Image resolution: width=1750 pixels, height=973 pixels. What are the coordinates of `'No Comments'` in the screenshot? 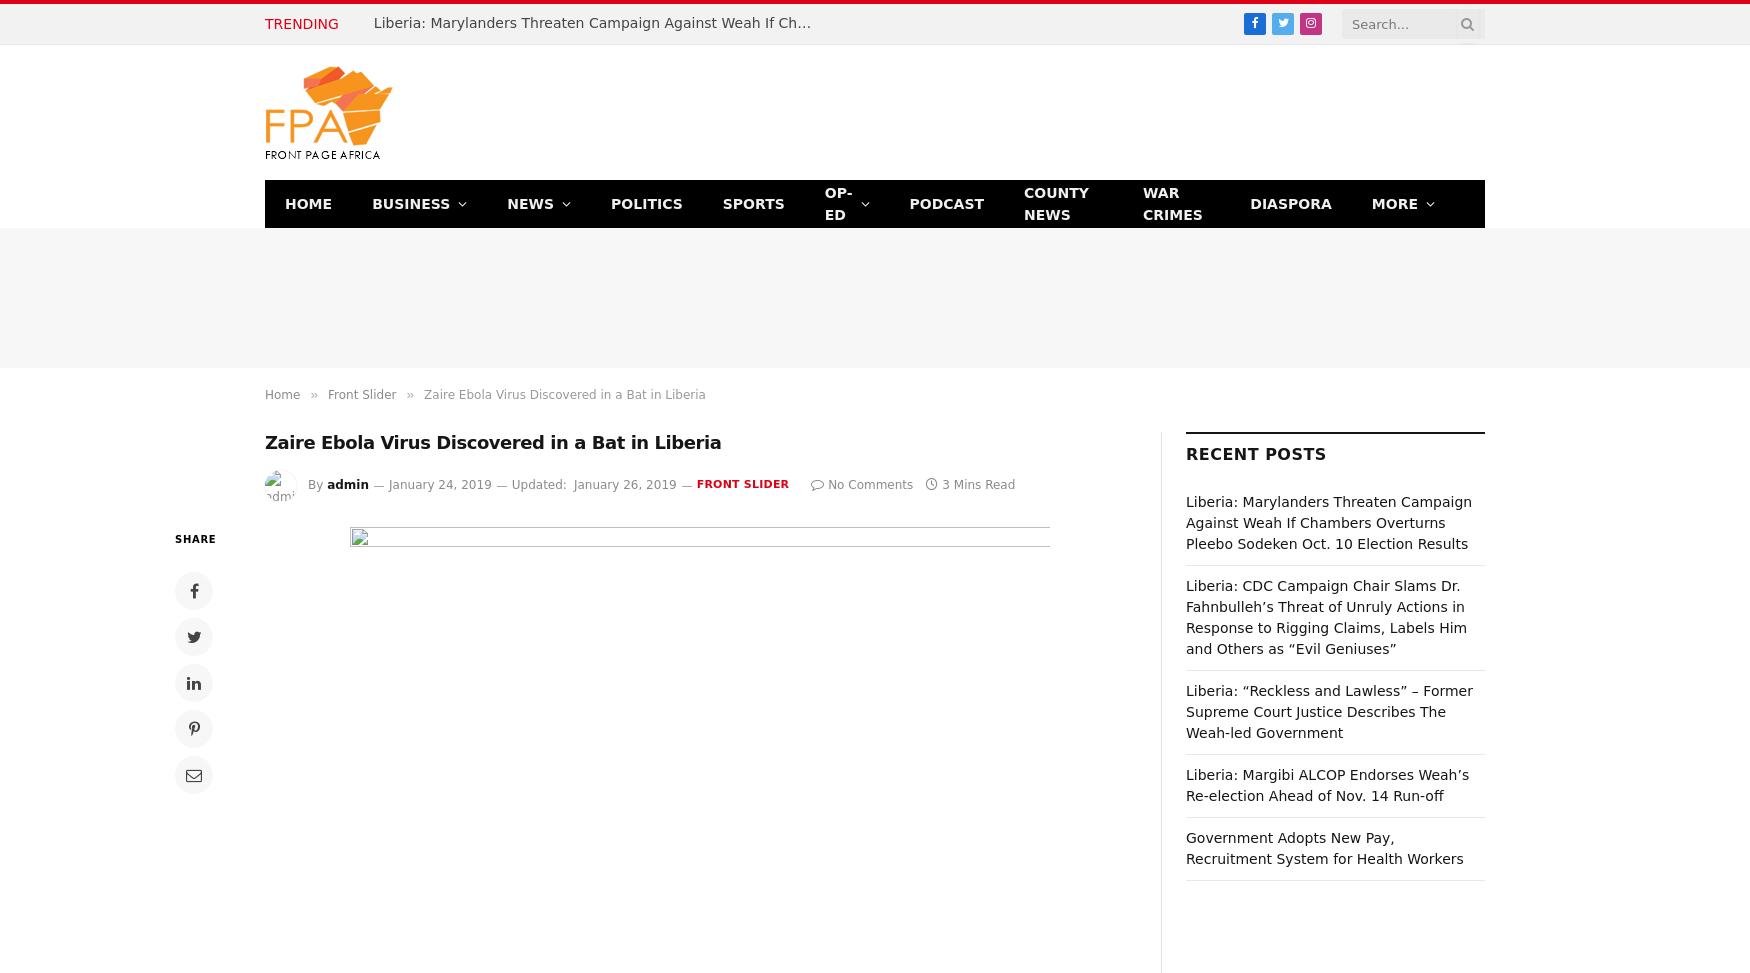 It's located at (870, 485).